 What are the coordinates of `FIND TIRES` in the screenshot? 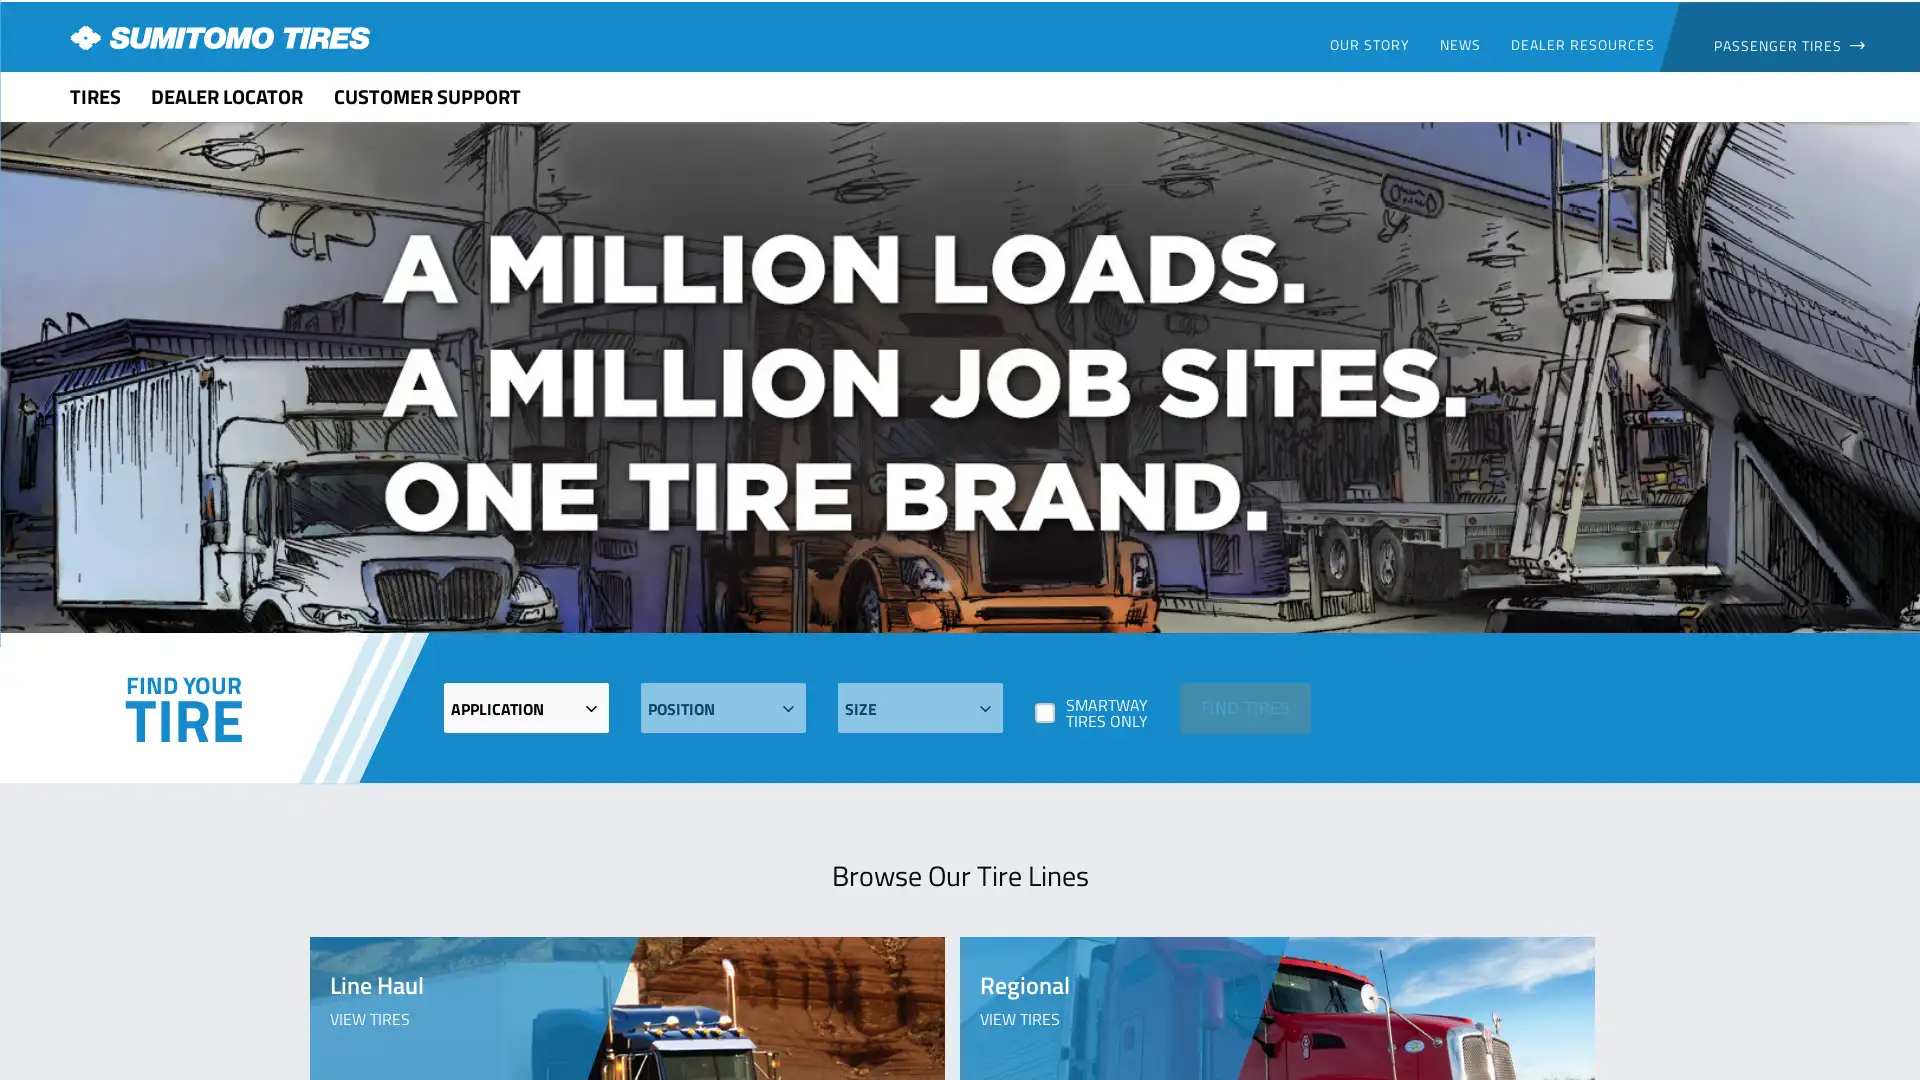 It's located at (1243, 706).